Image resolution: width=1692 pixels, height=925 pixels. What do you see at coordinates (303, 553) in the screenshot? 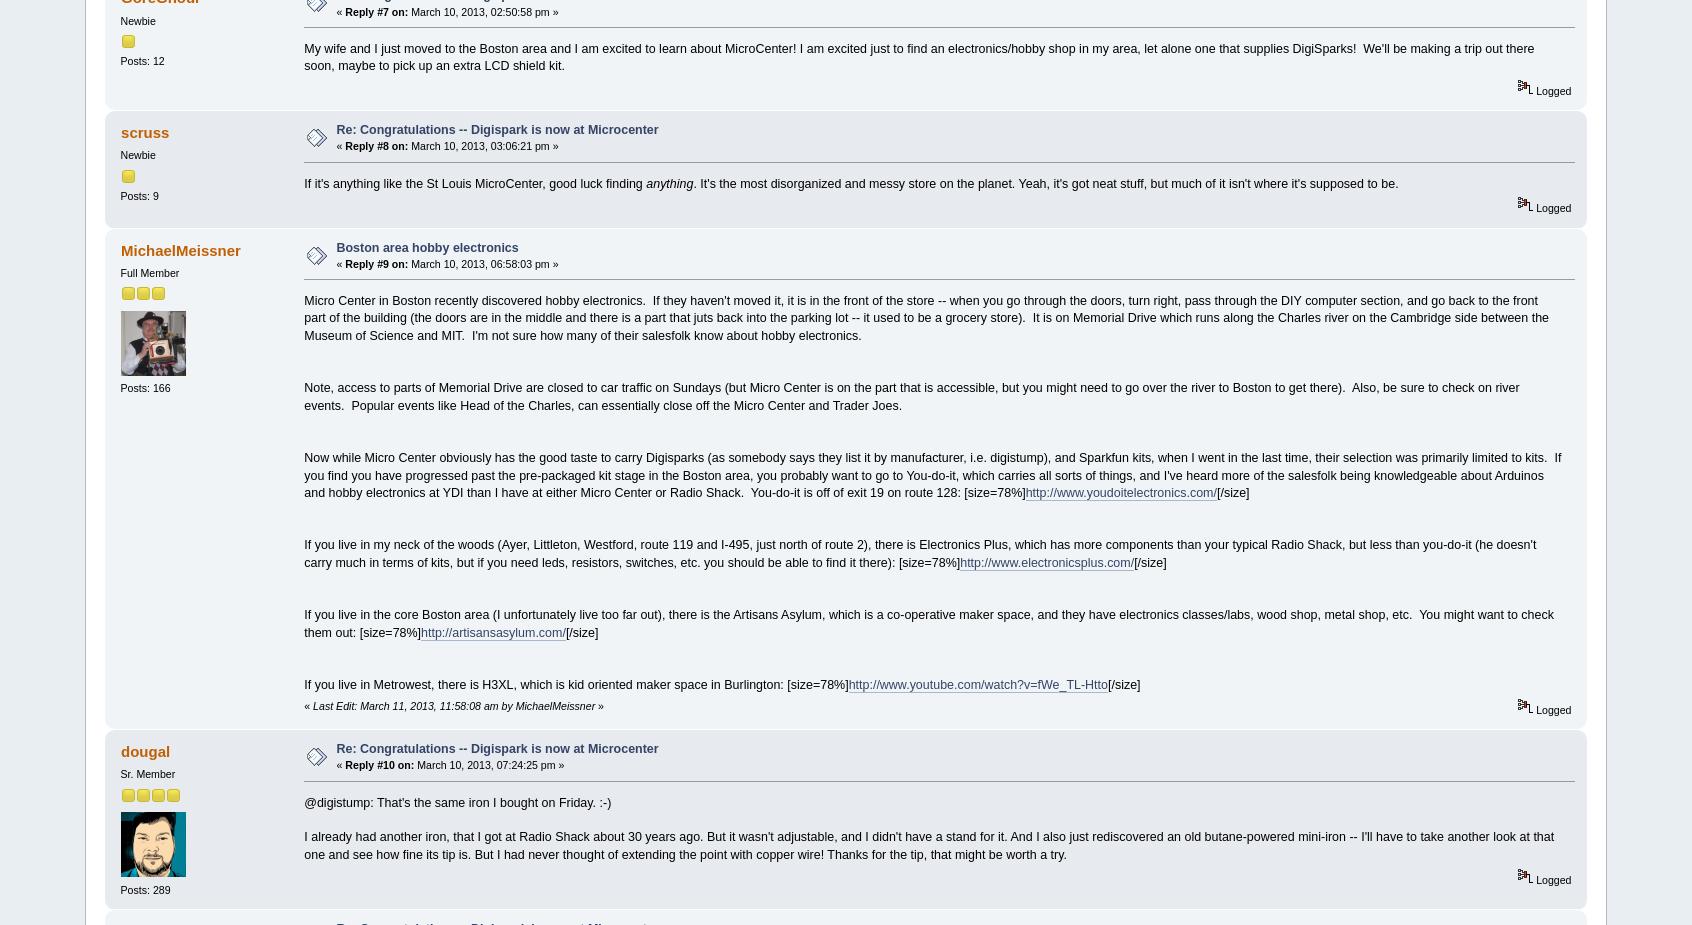
I see `'If you live in my neck of the woods (Ayer, Littleton, Westford, route 119 and I-495, just north of route 2), there is Electronics Plus, which has more components than your typical Radio Shack, but less than you-do-it (he doesn't carry much in terms of kits, but if you need leds, resistors, switches, etc. you should be able to find it there): [size=78%]'` at bounding box center [303, 553].